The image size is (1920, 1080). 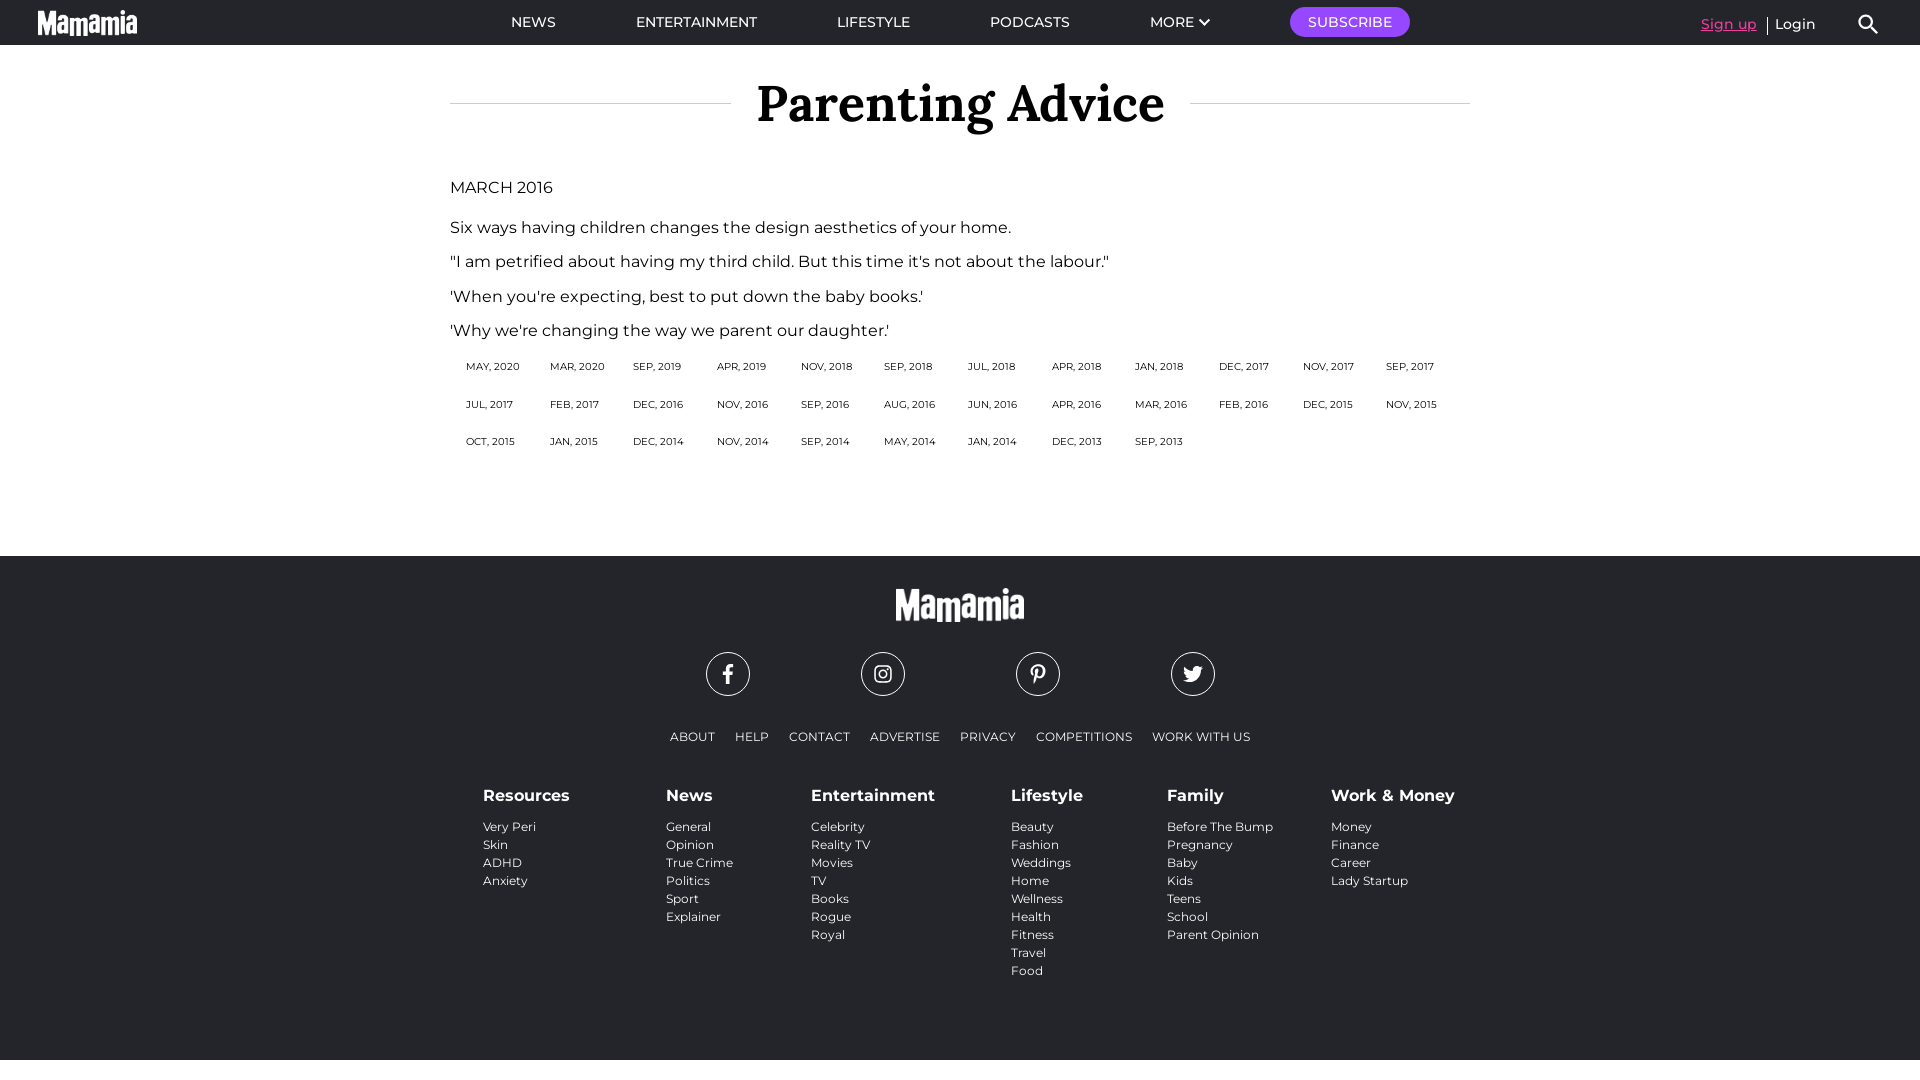 I want to click on 'Career', so click(x=1350, y=861).